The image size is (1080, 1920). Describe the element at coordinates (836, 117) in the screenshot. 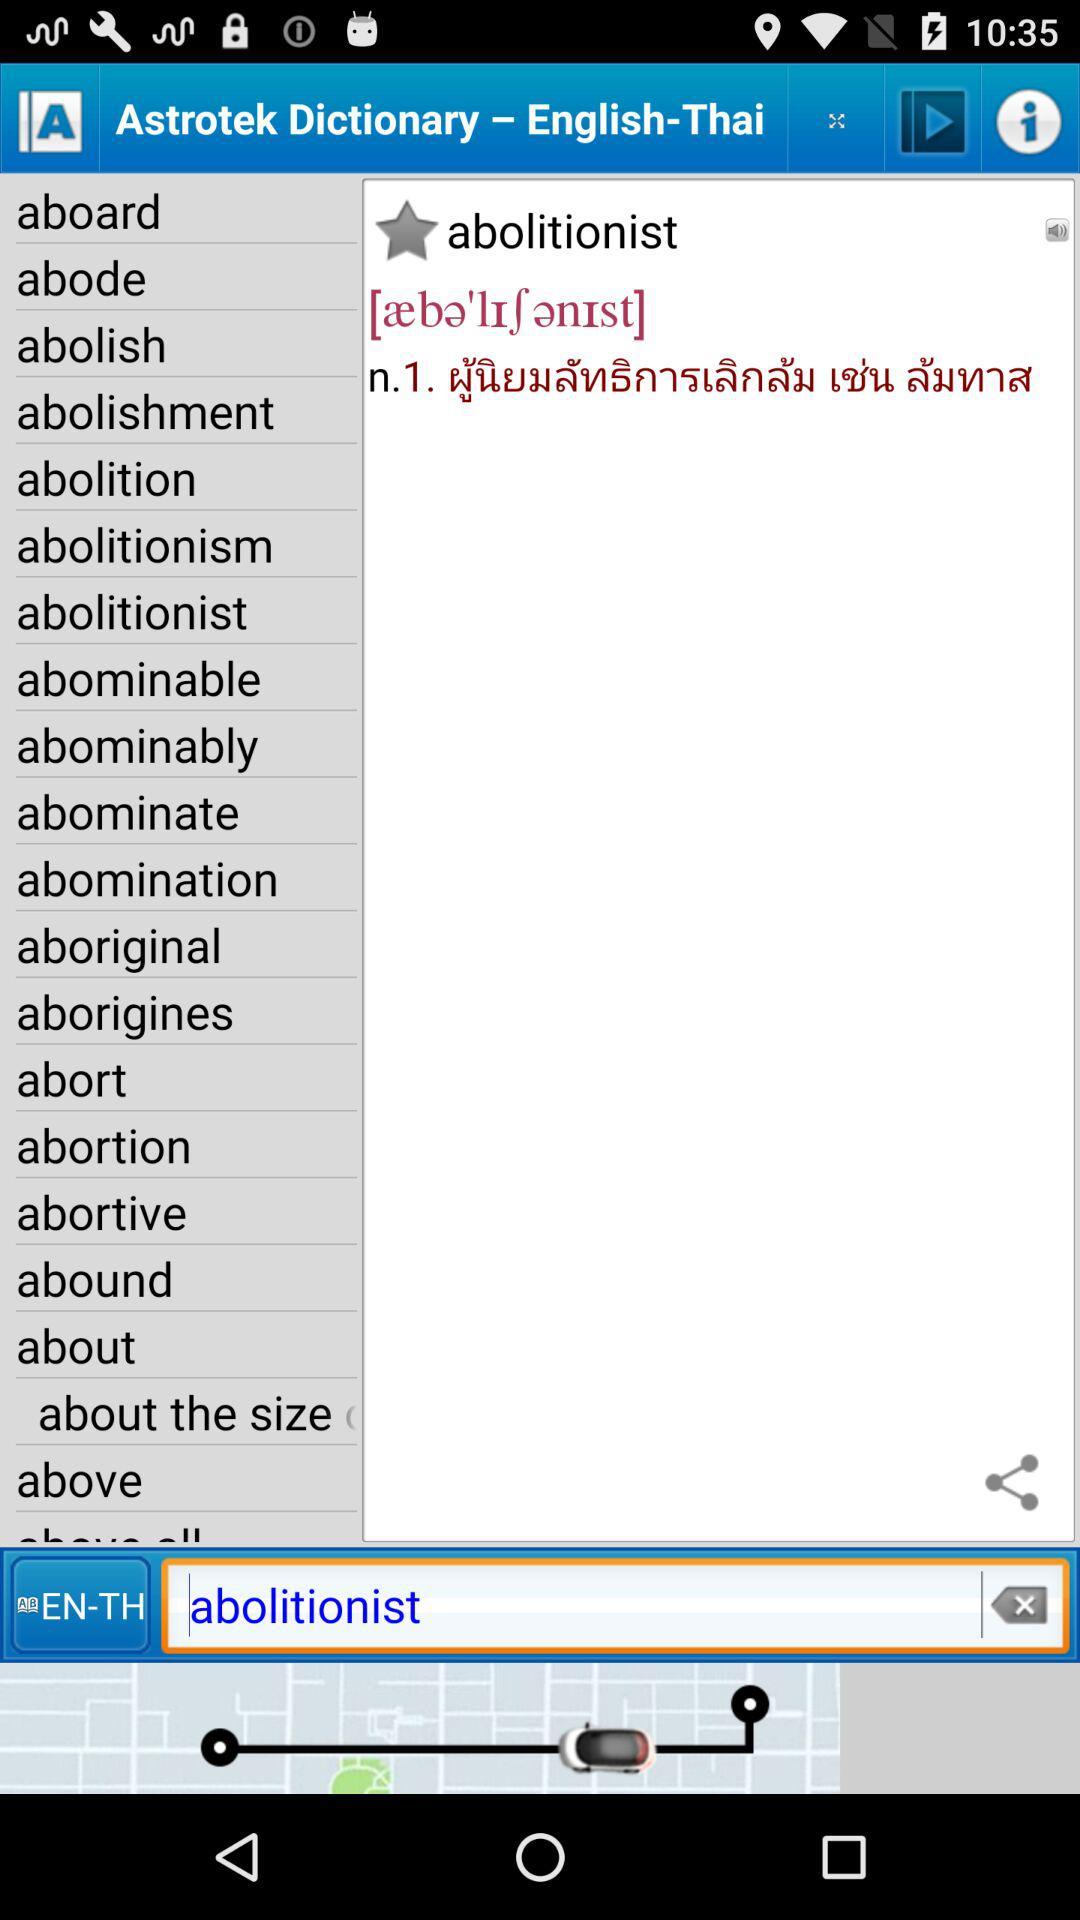

I see `opinion section` at that location.